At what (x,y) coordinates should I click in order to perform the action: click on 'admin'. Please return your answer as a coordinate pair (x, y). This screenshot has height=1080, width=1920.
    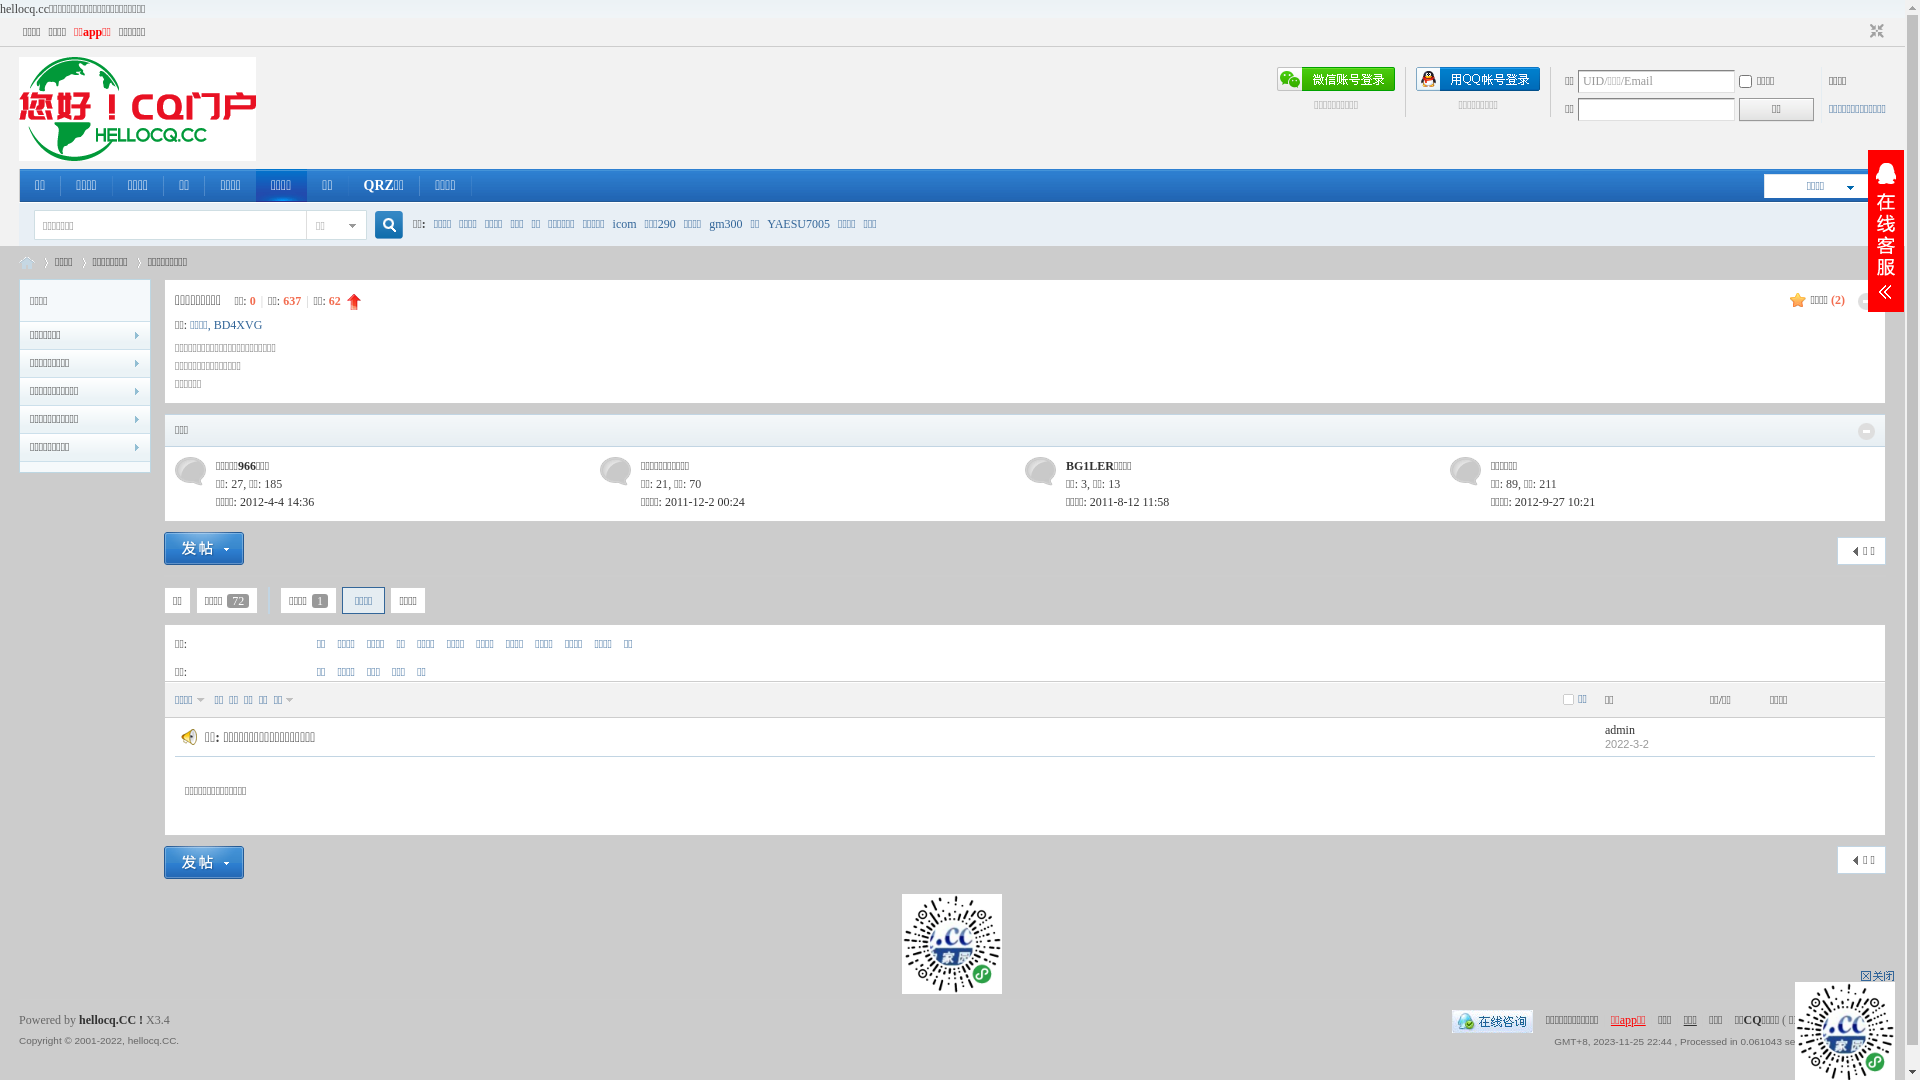
    Looking at the image, I should click on (1620, 729).